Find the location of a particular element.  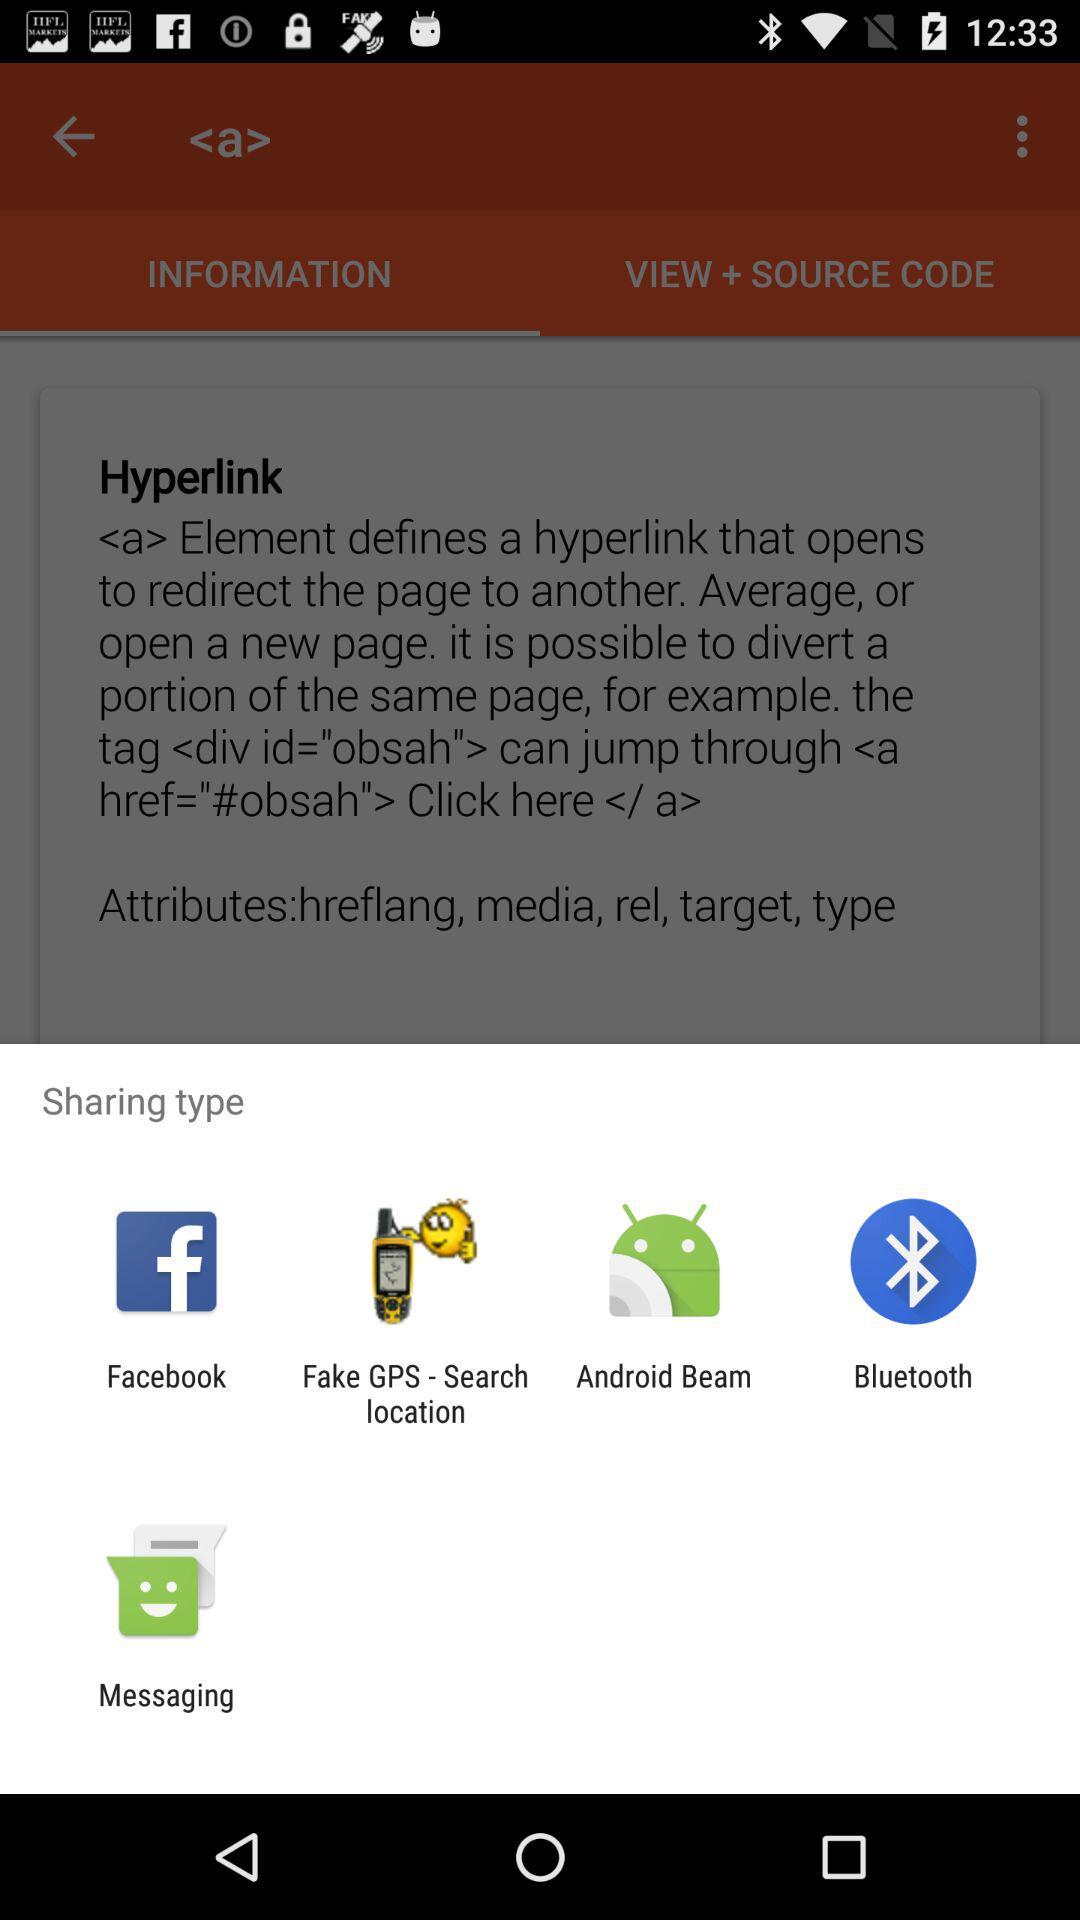

messaging is located at coordinates (165, 1711).